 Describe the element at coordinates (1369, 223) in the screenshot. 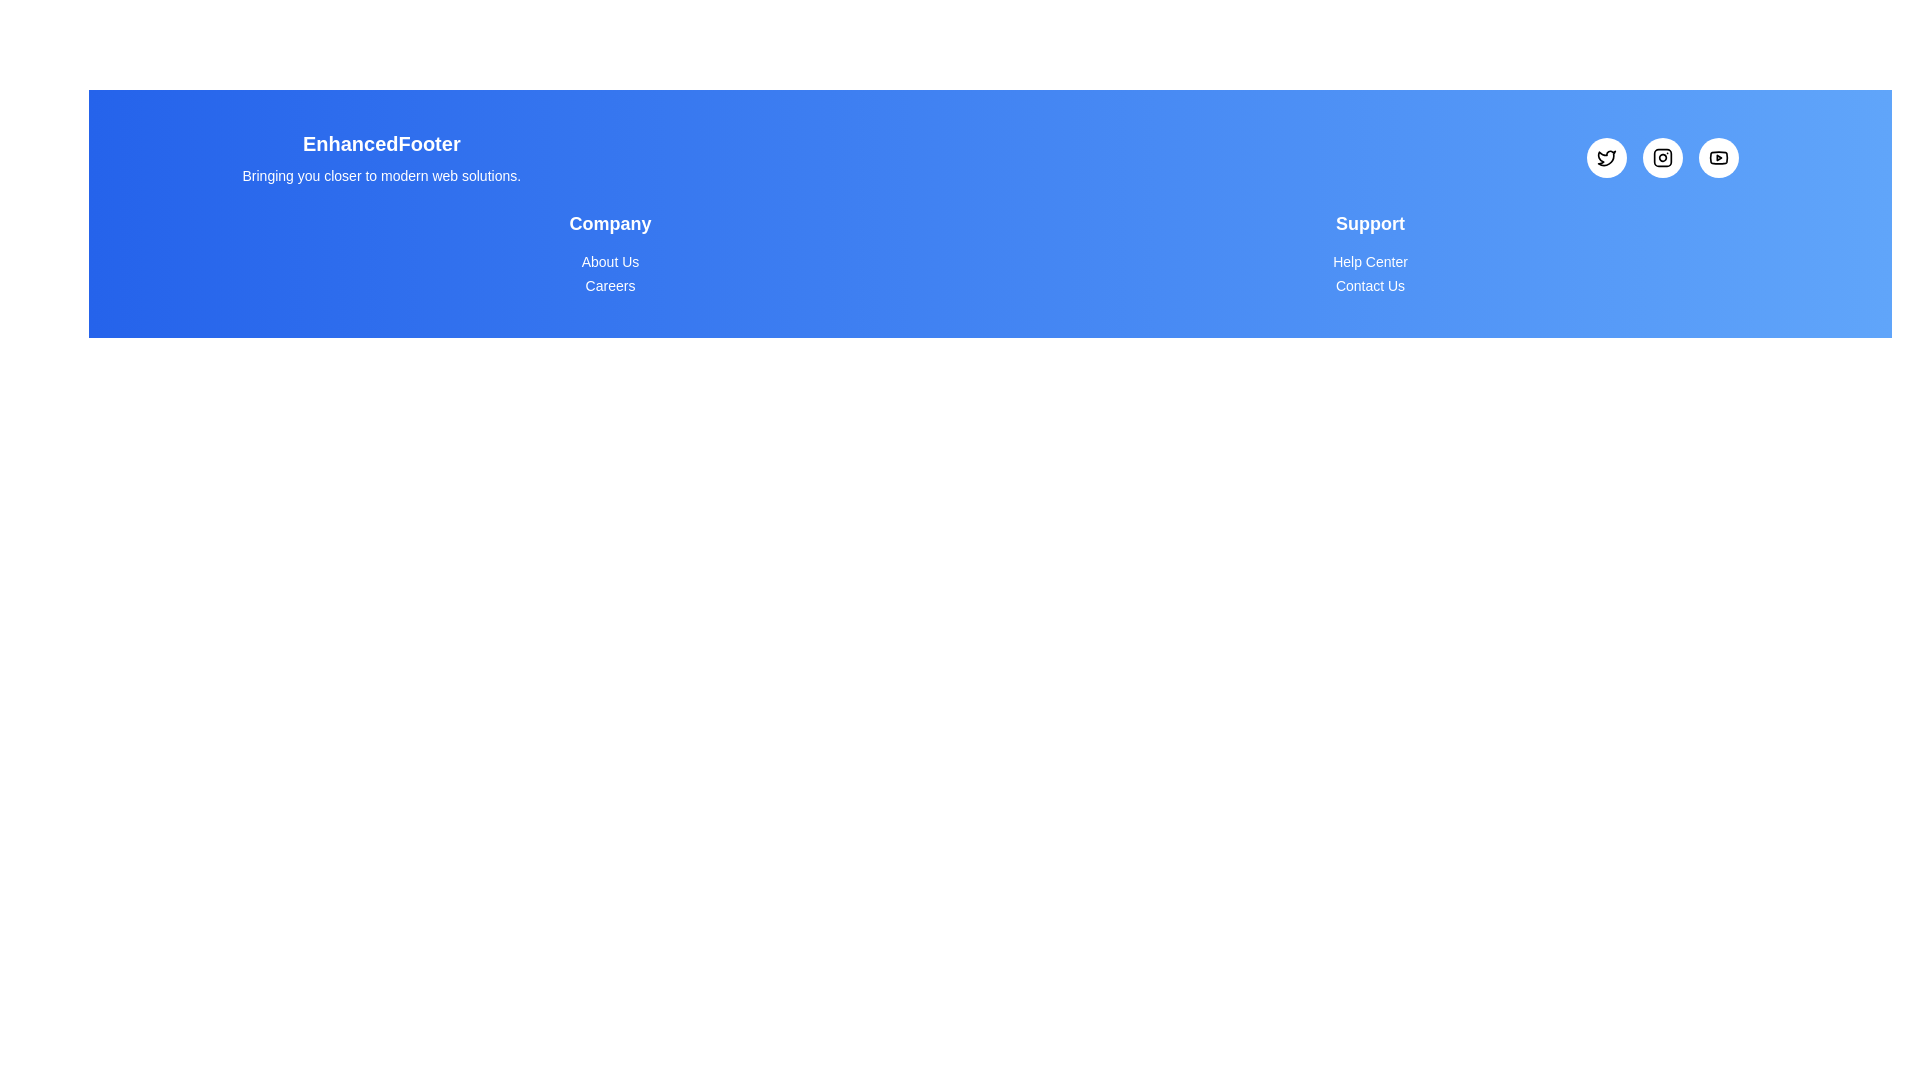

I see `the 'Support' section header text label located at the top of the vertical stack in the footer, which groups the related links beneath it` at that location.